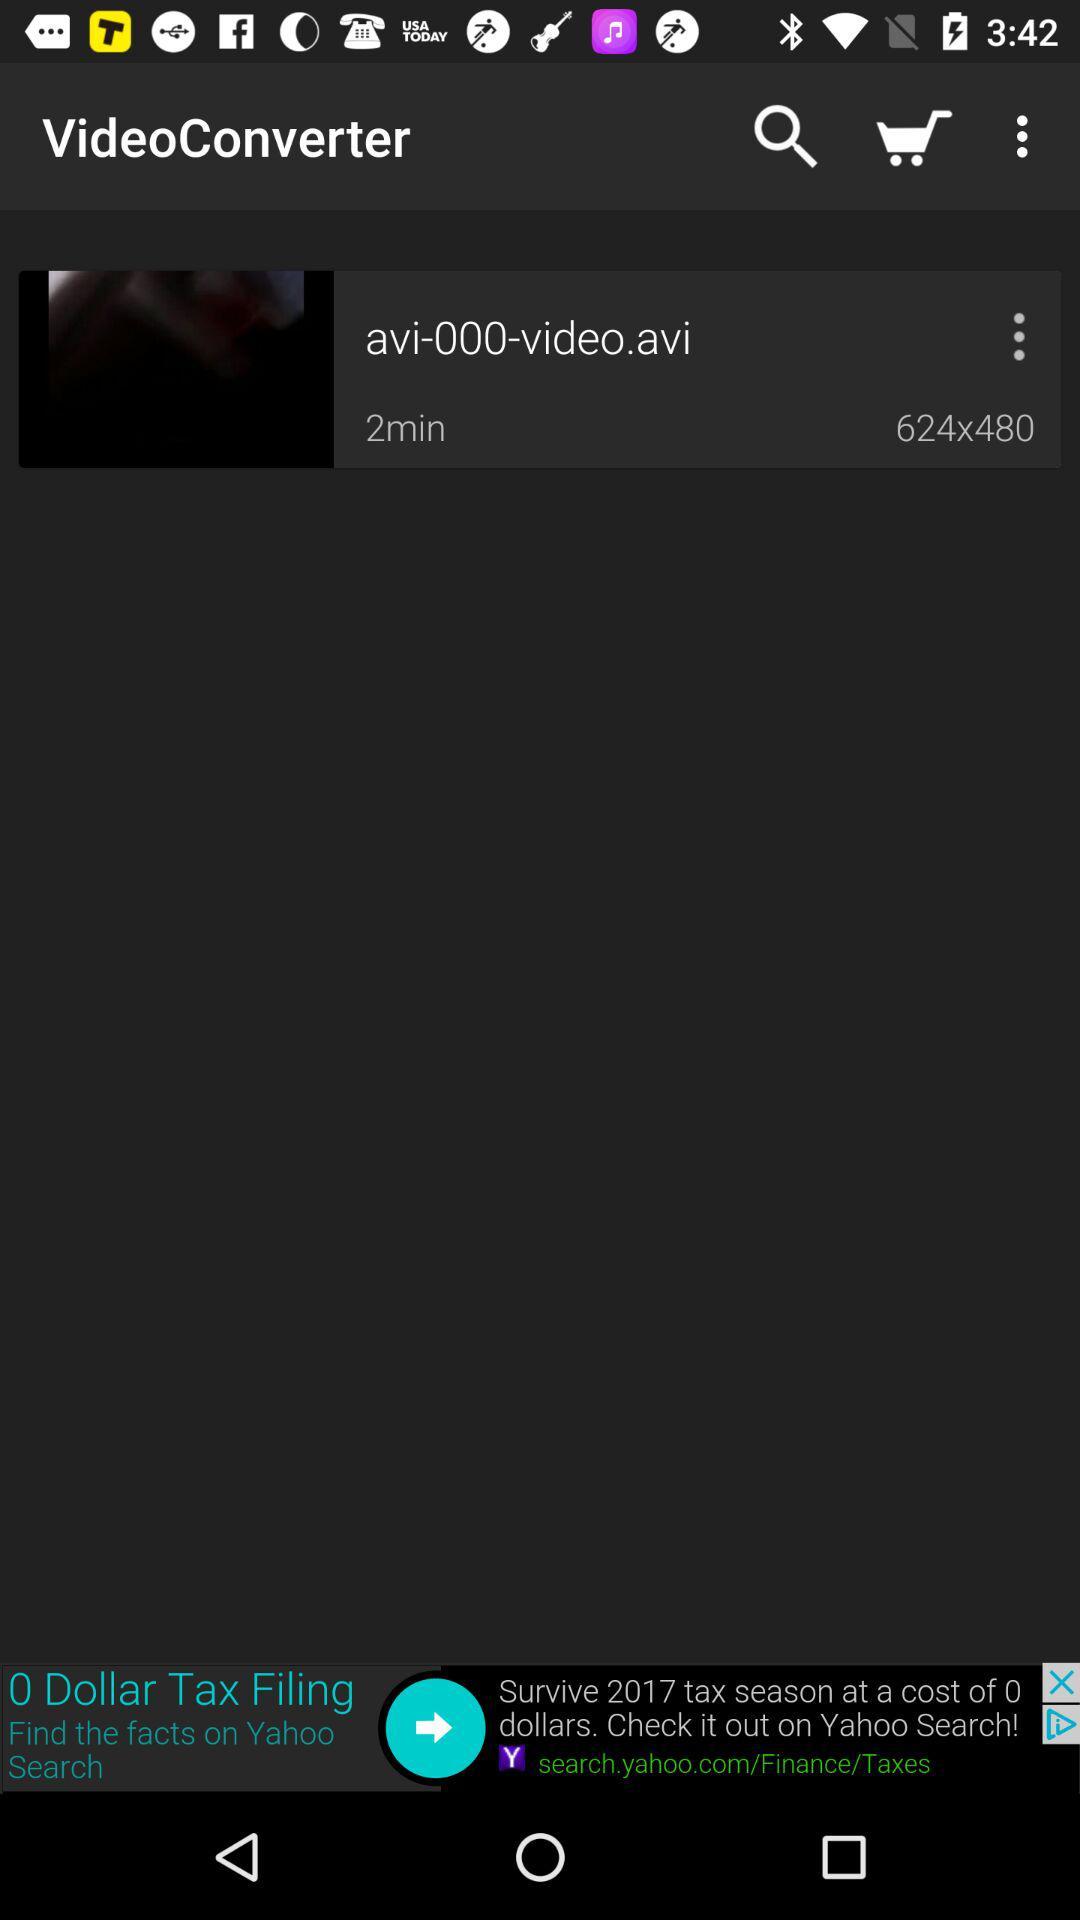 Image resolution: width=1080 pixels, height=1920 pixels. I want to click on access video options, so click(1019, 336).